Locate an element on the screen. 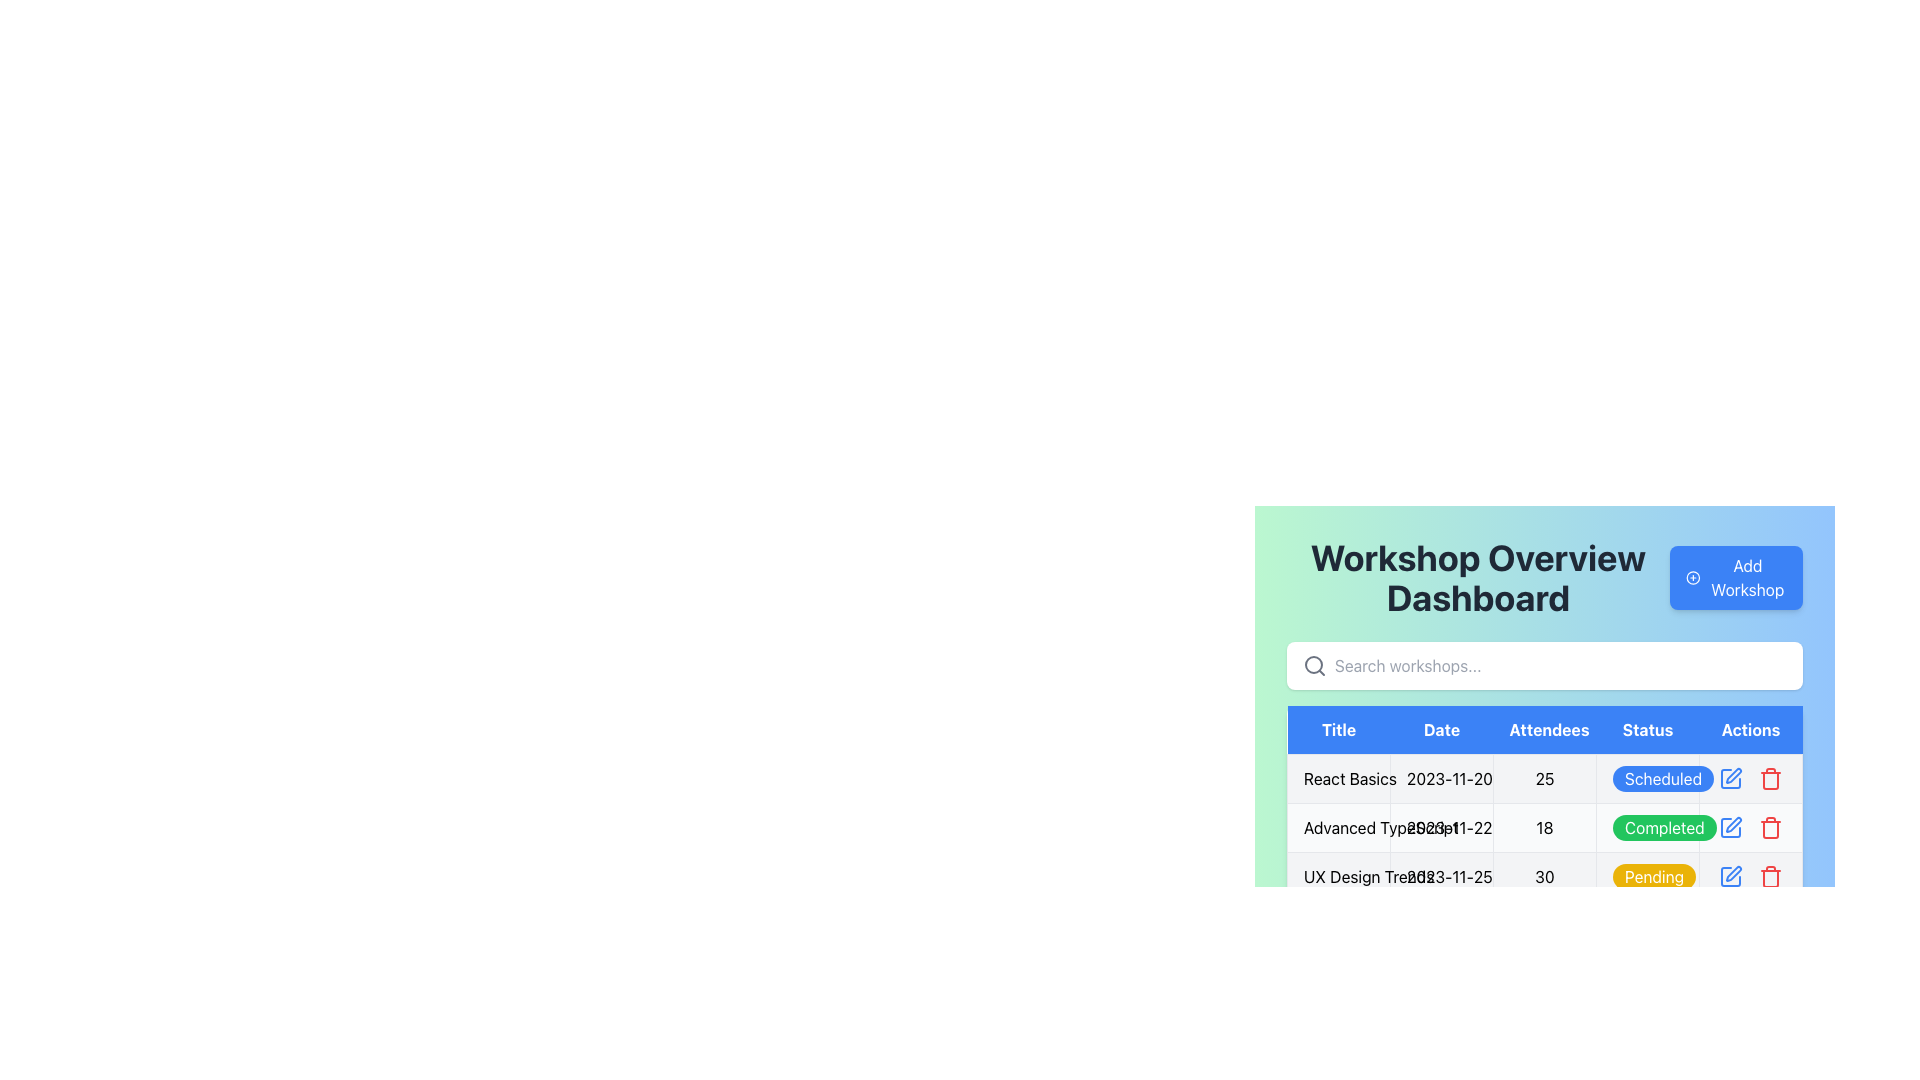 This screenshot has width=1920, height=1080. the red trash icon button in the 'Actions' column of the first row in the workshop status table is located at coordinates (1771, 778).